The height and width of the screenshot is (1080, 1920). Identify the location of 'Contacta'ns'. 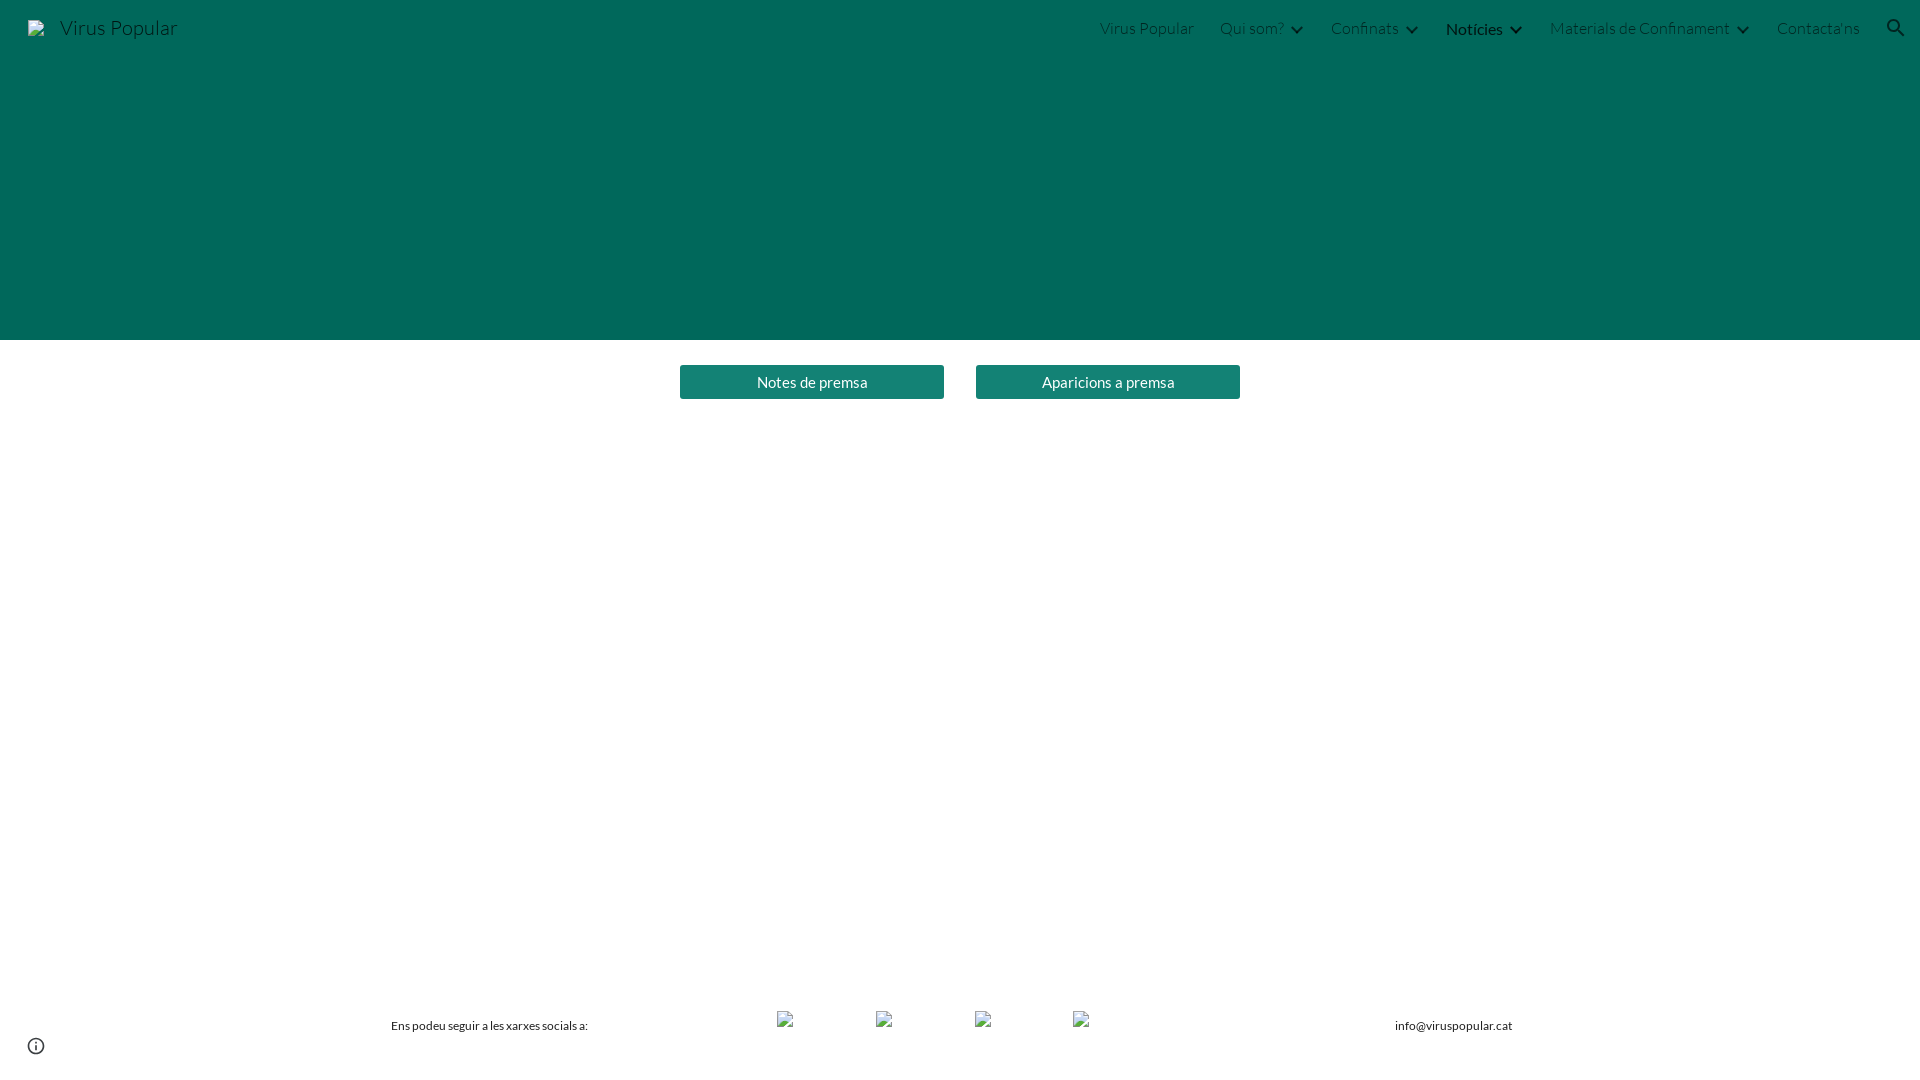
(1818, 27).